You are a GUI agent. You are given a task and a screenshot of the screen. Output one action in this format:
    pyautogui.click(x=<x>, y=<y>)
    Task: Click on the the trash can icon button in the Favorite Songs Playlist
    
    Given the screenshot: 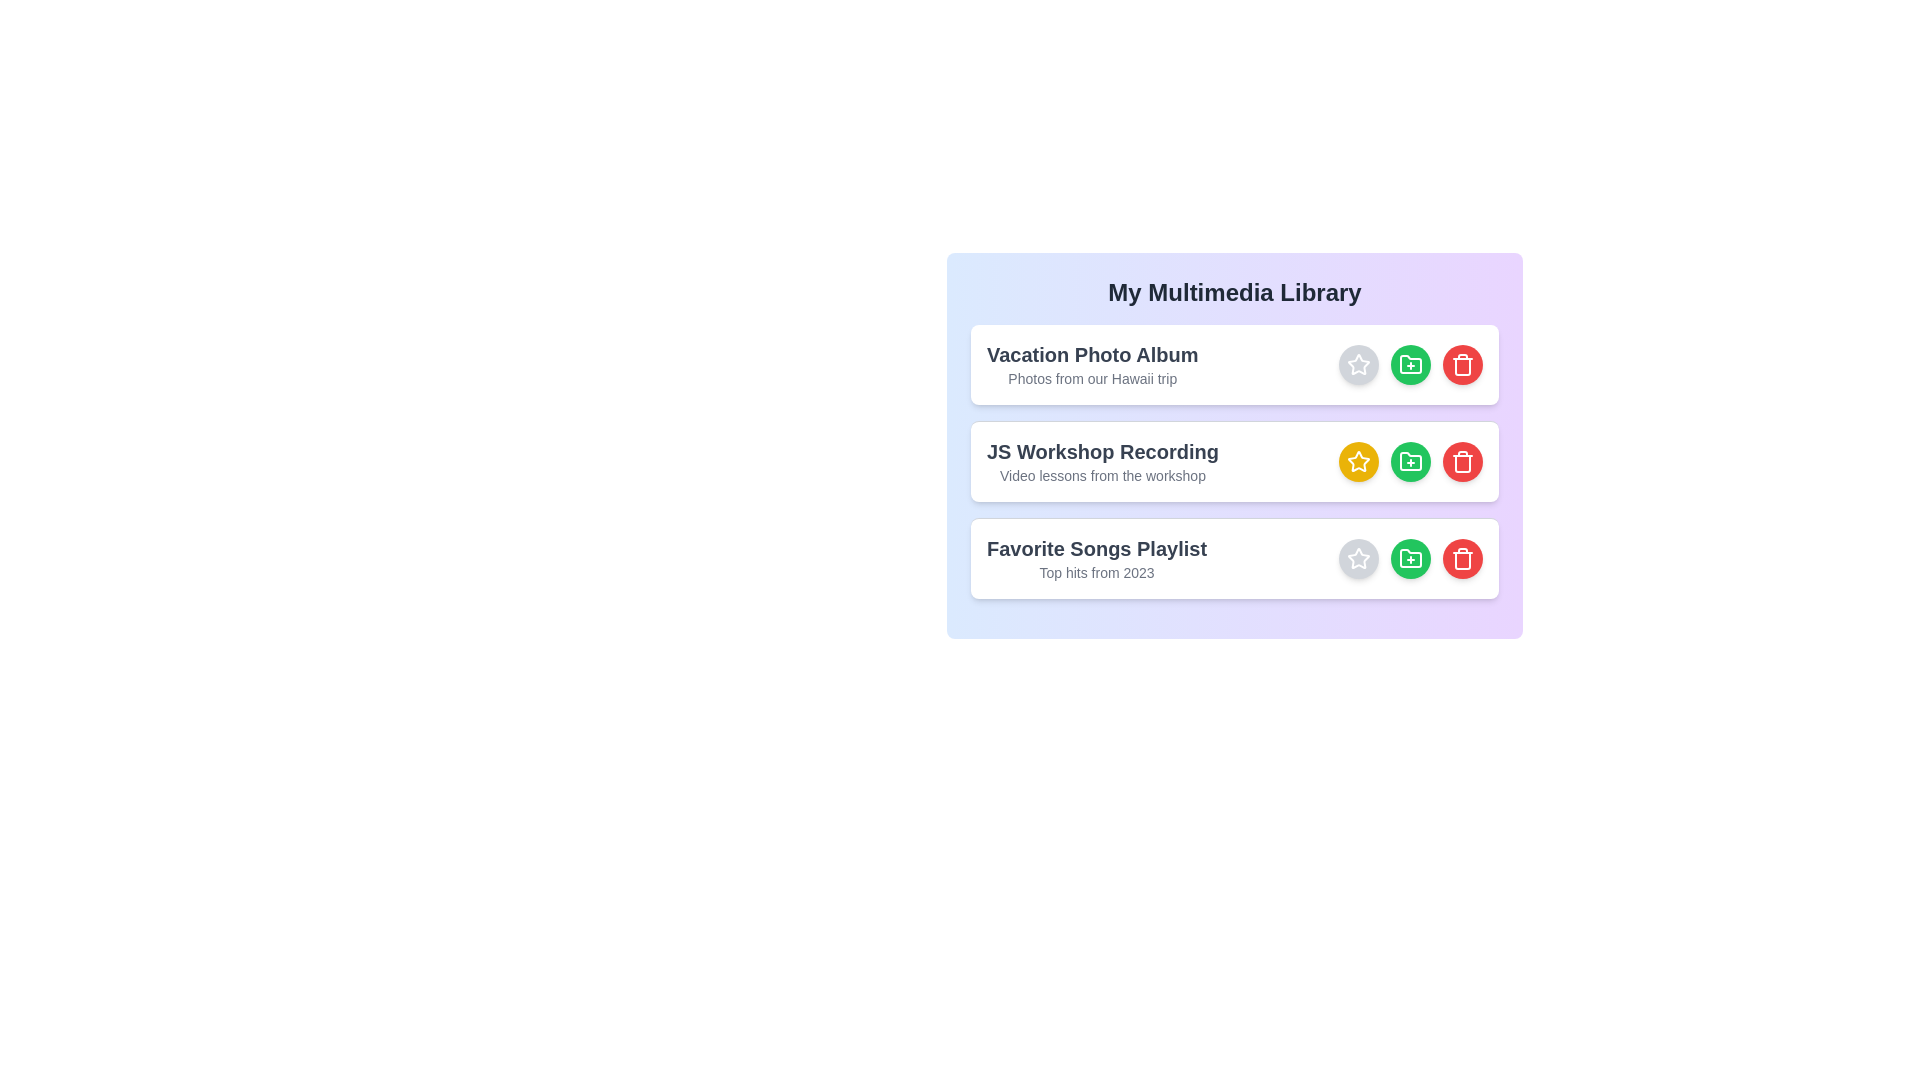 What is the action you would take?
    pyautogui.click(x=1463, y=462)
    